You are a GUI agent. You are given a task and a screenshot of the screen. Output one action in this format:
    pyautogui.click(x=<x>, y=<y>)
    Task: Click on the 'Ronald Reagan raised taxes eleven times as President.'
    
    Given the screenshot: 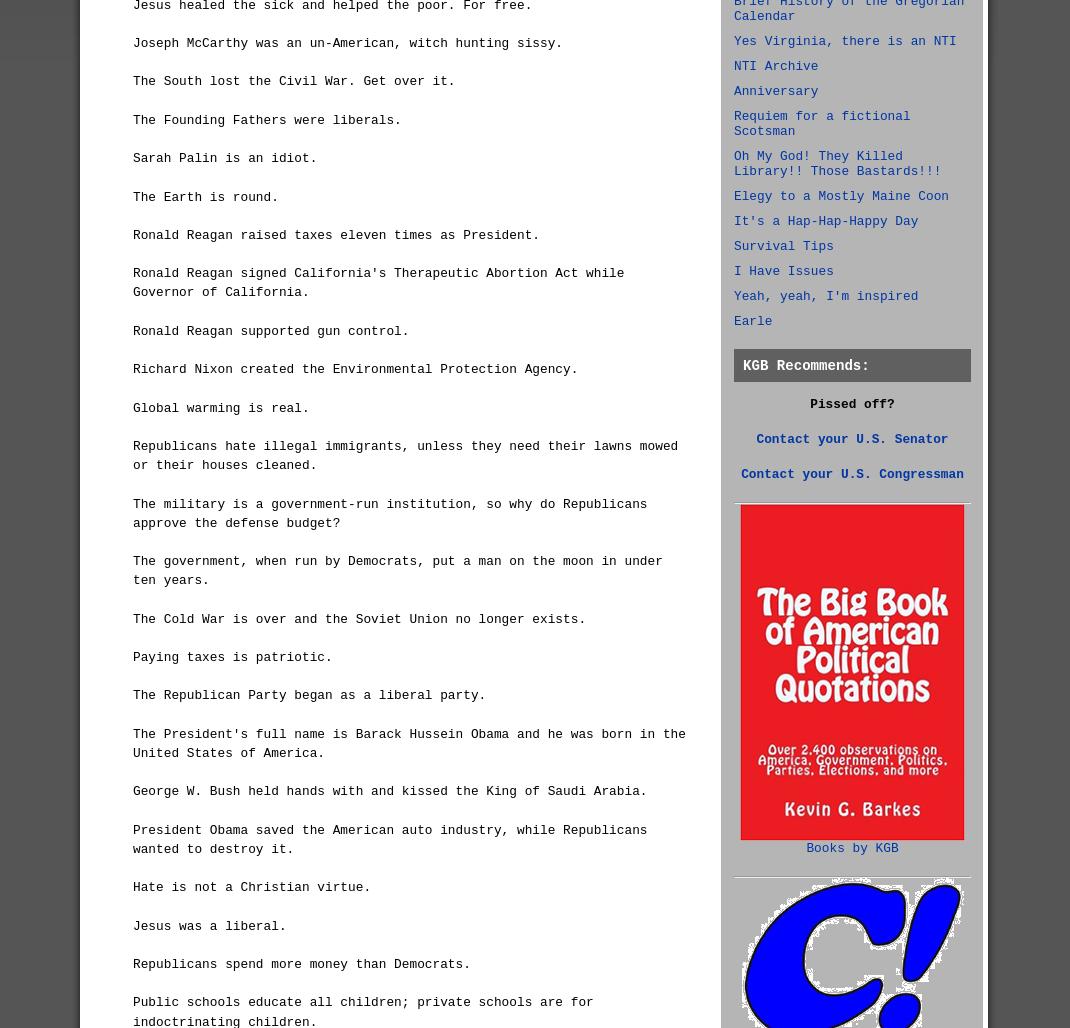 What is the action you would take?
    pyautogui.click(x=336, y=233)
    